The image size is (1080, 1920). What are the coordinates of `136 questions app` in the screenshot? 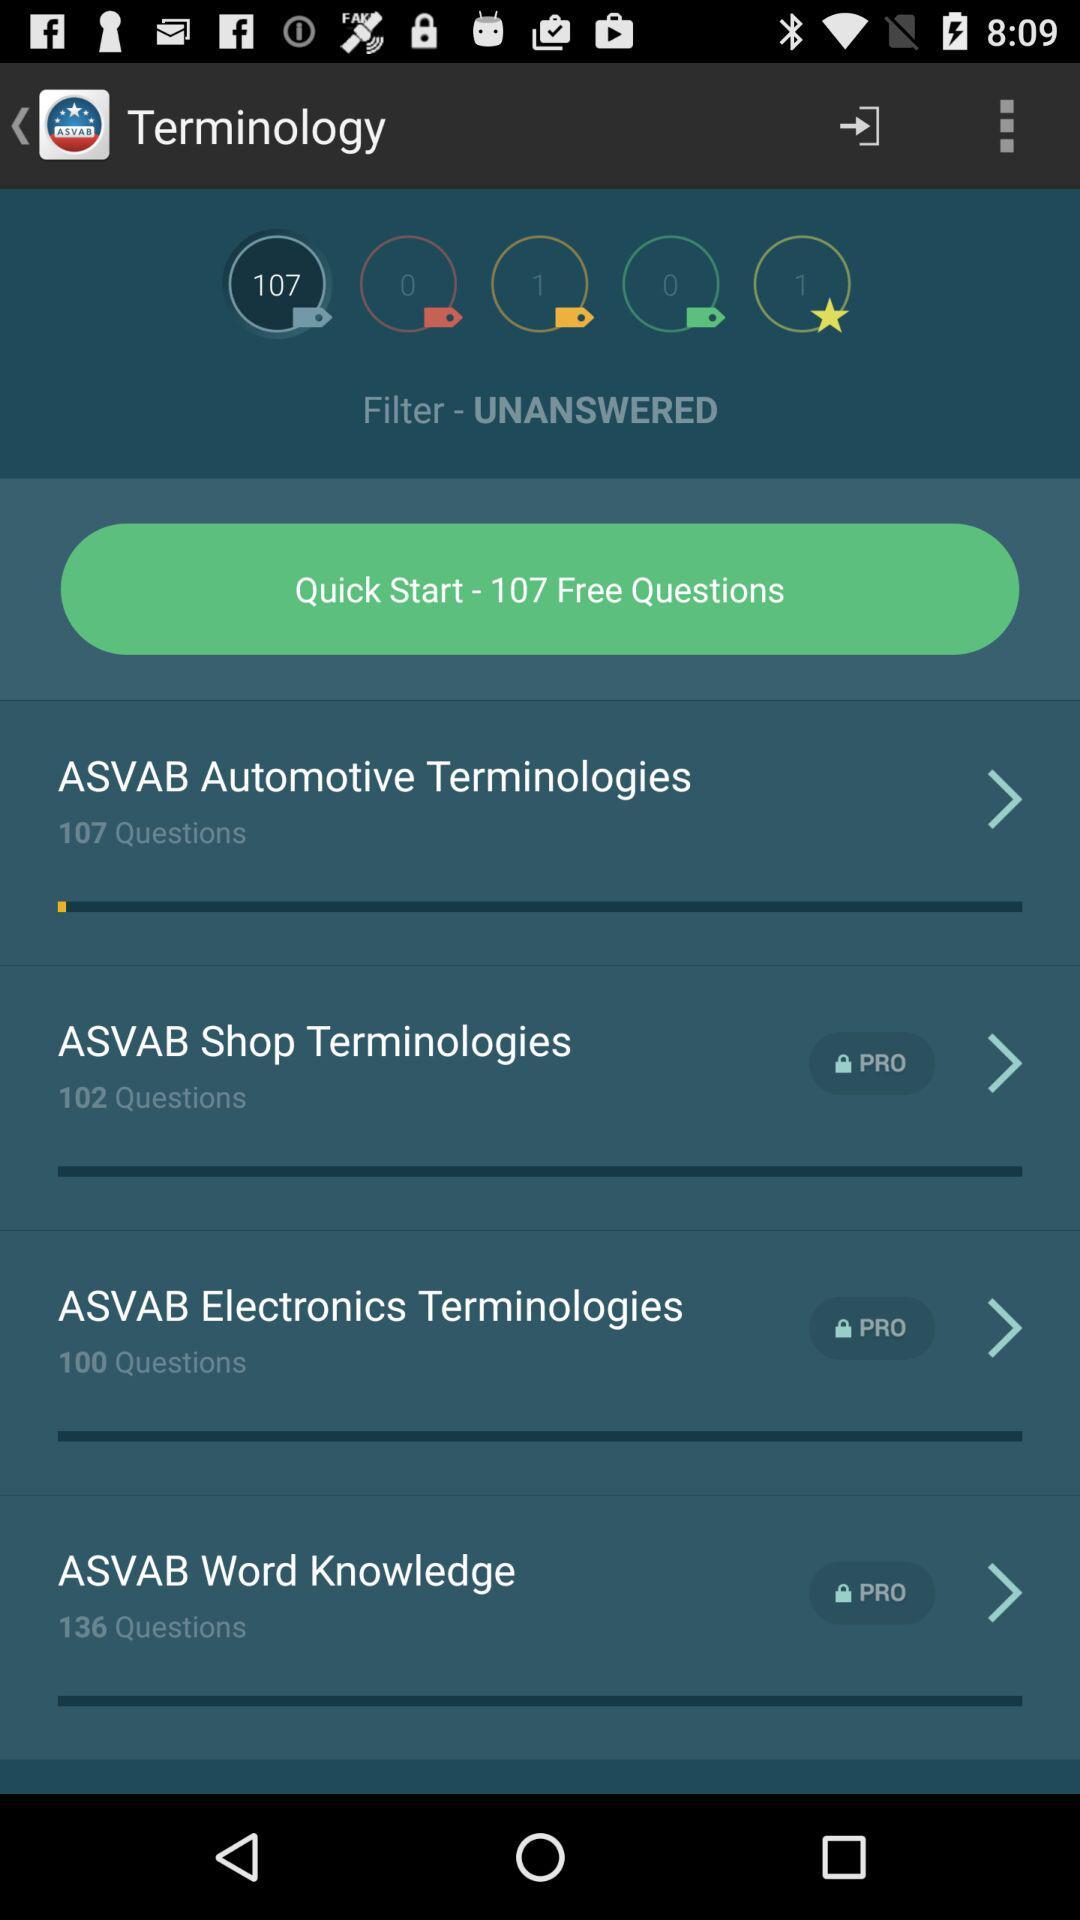 It's located at (151, 1625).